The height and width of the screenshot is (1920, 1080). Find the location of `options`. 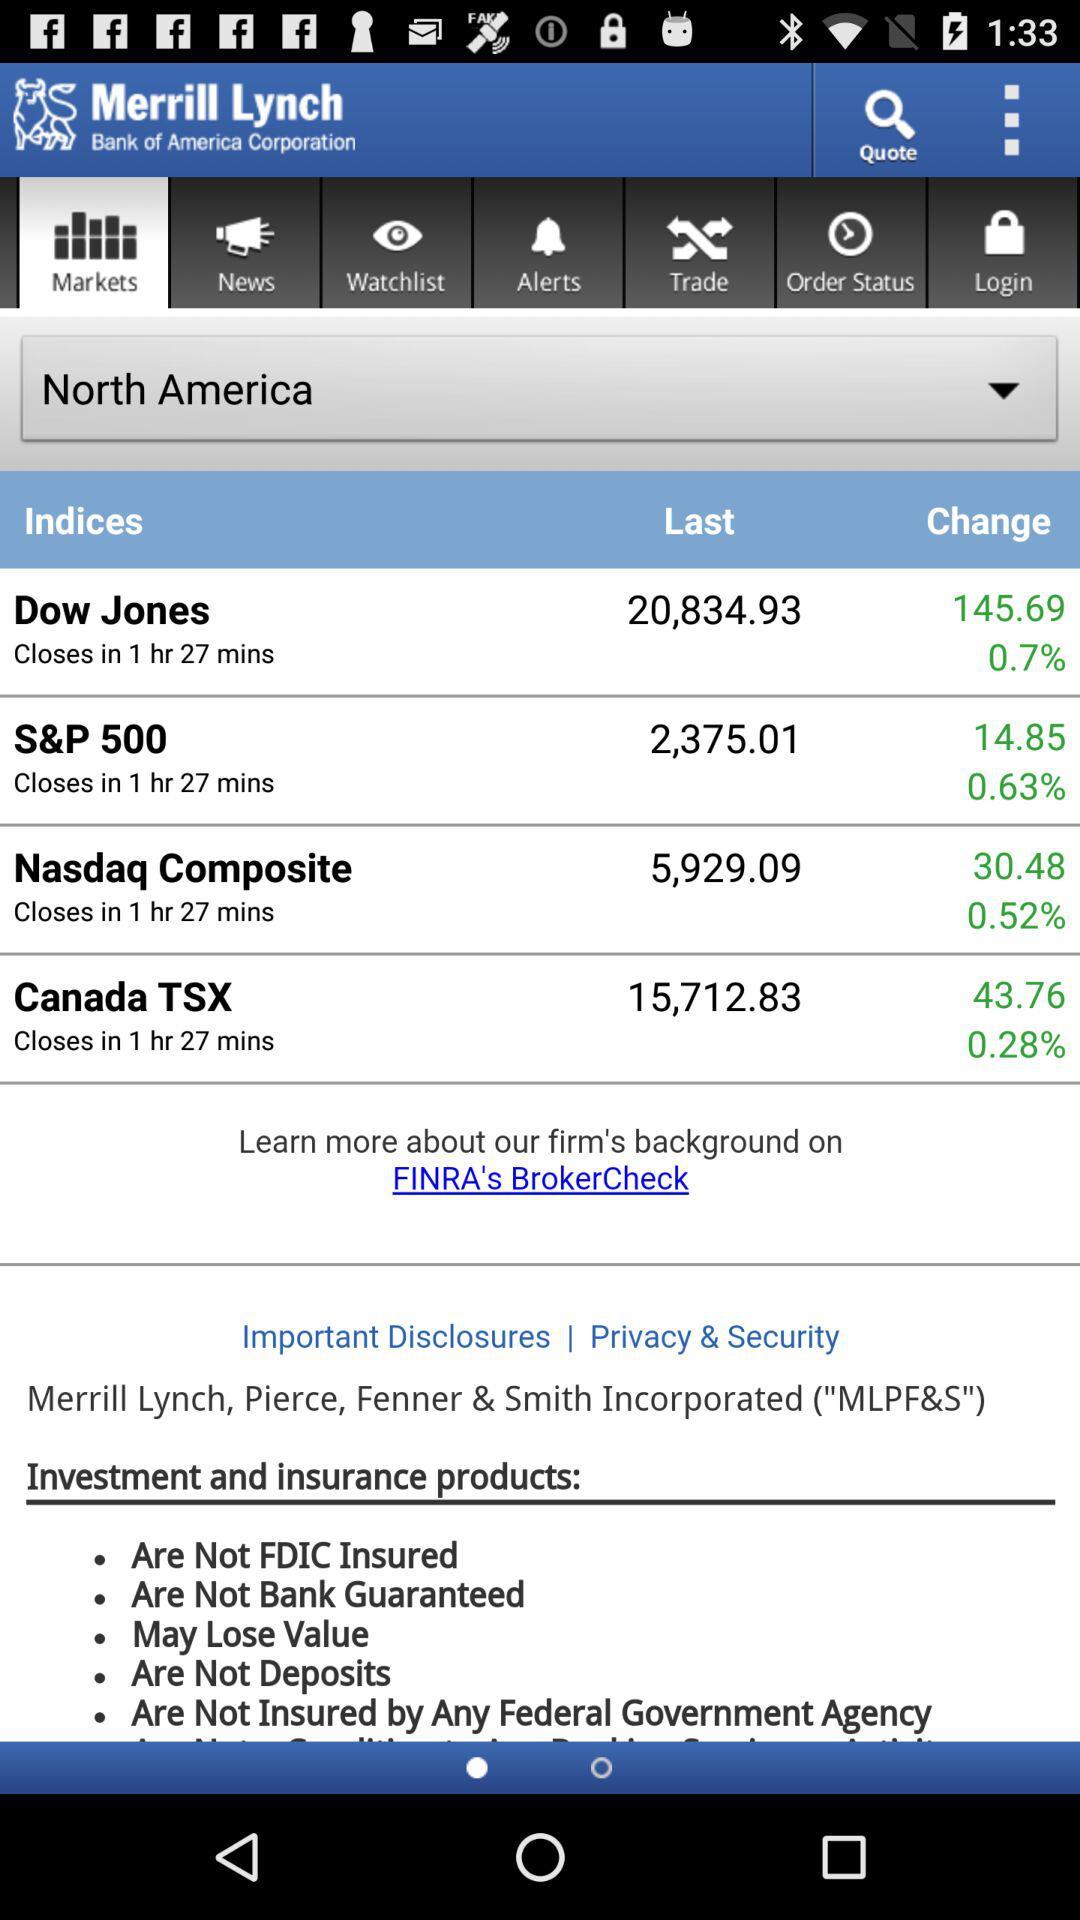

options is located at coordinates (1018, 119).